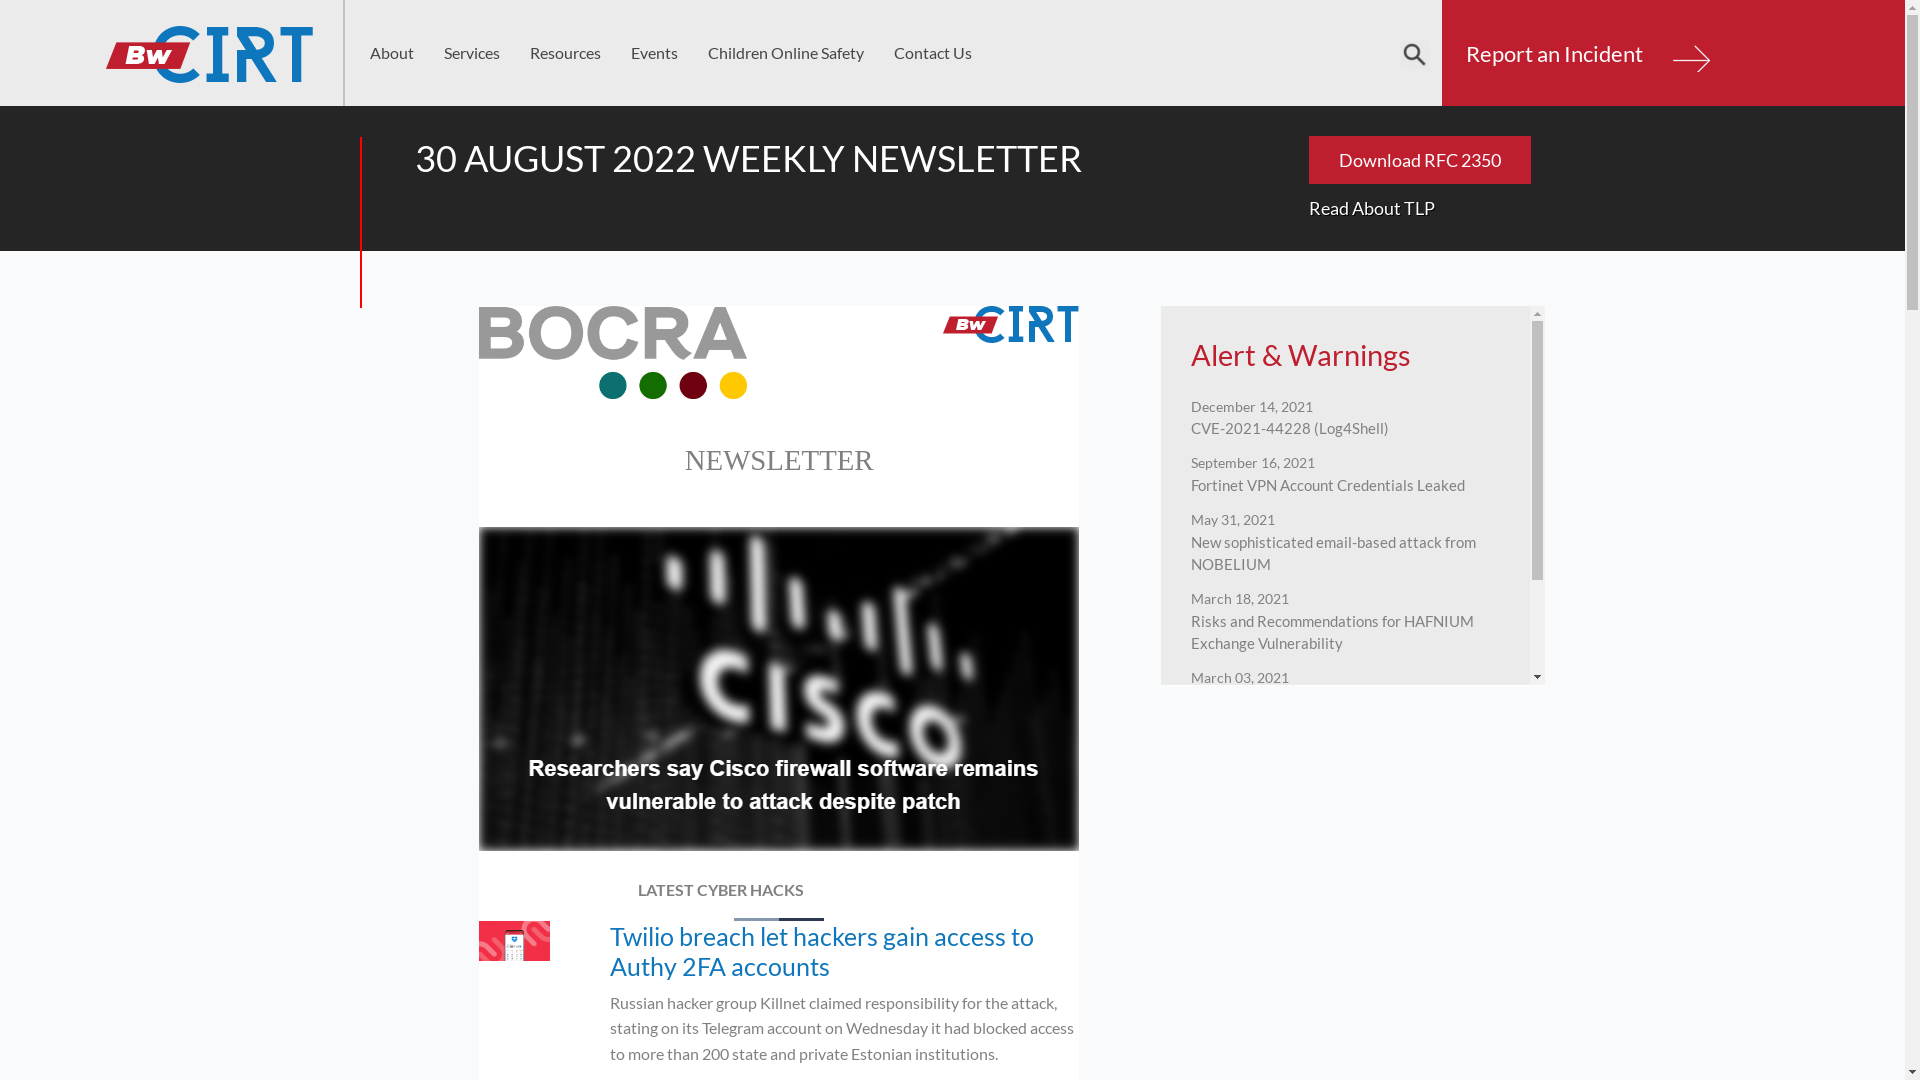  Describe the element at coordinates (614, 52) in the screenshot. I see `'Events'` at that location.